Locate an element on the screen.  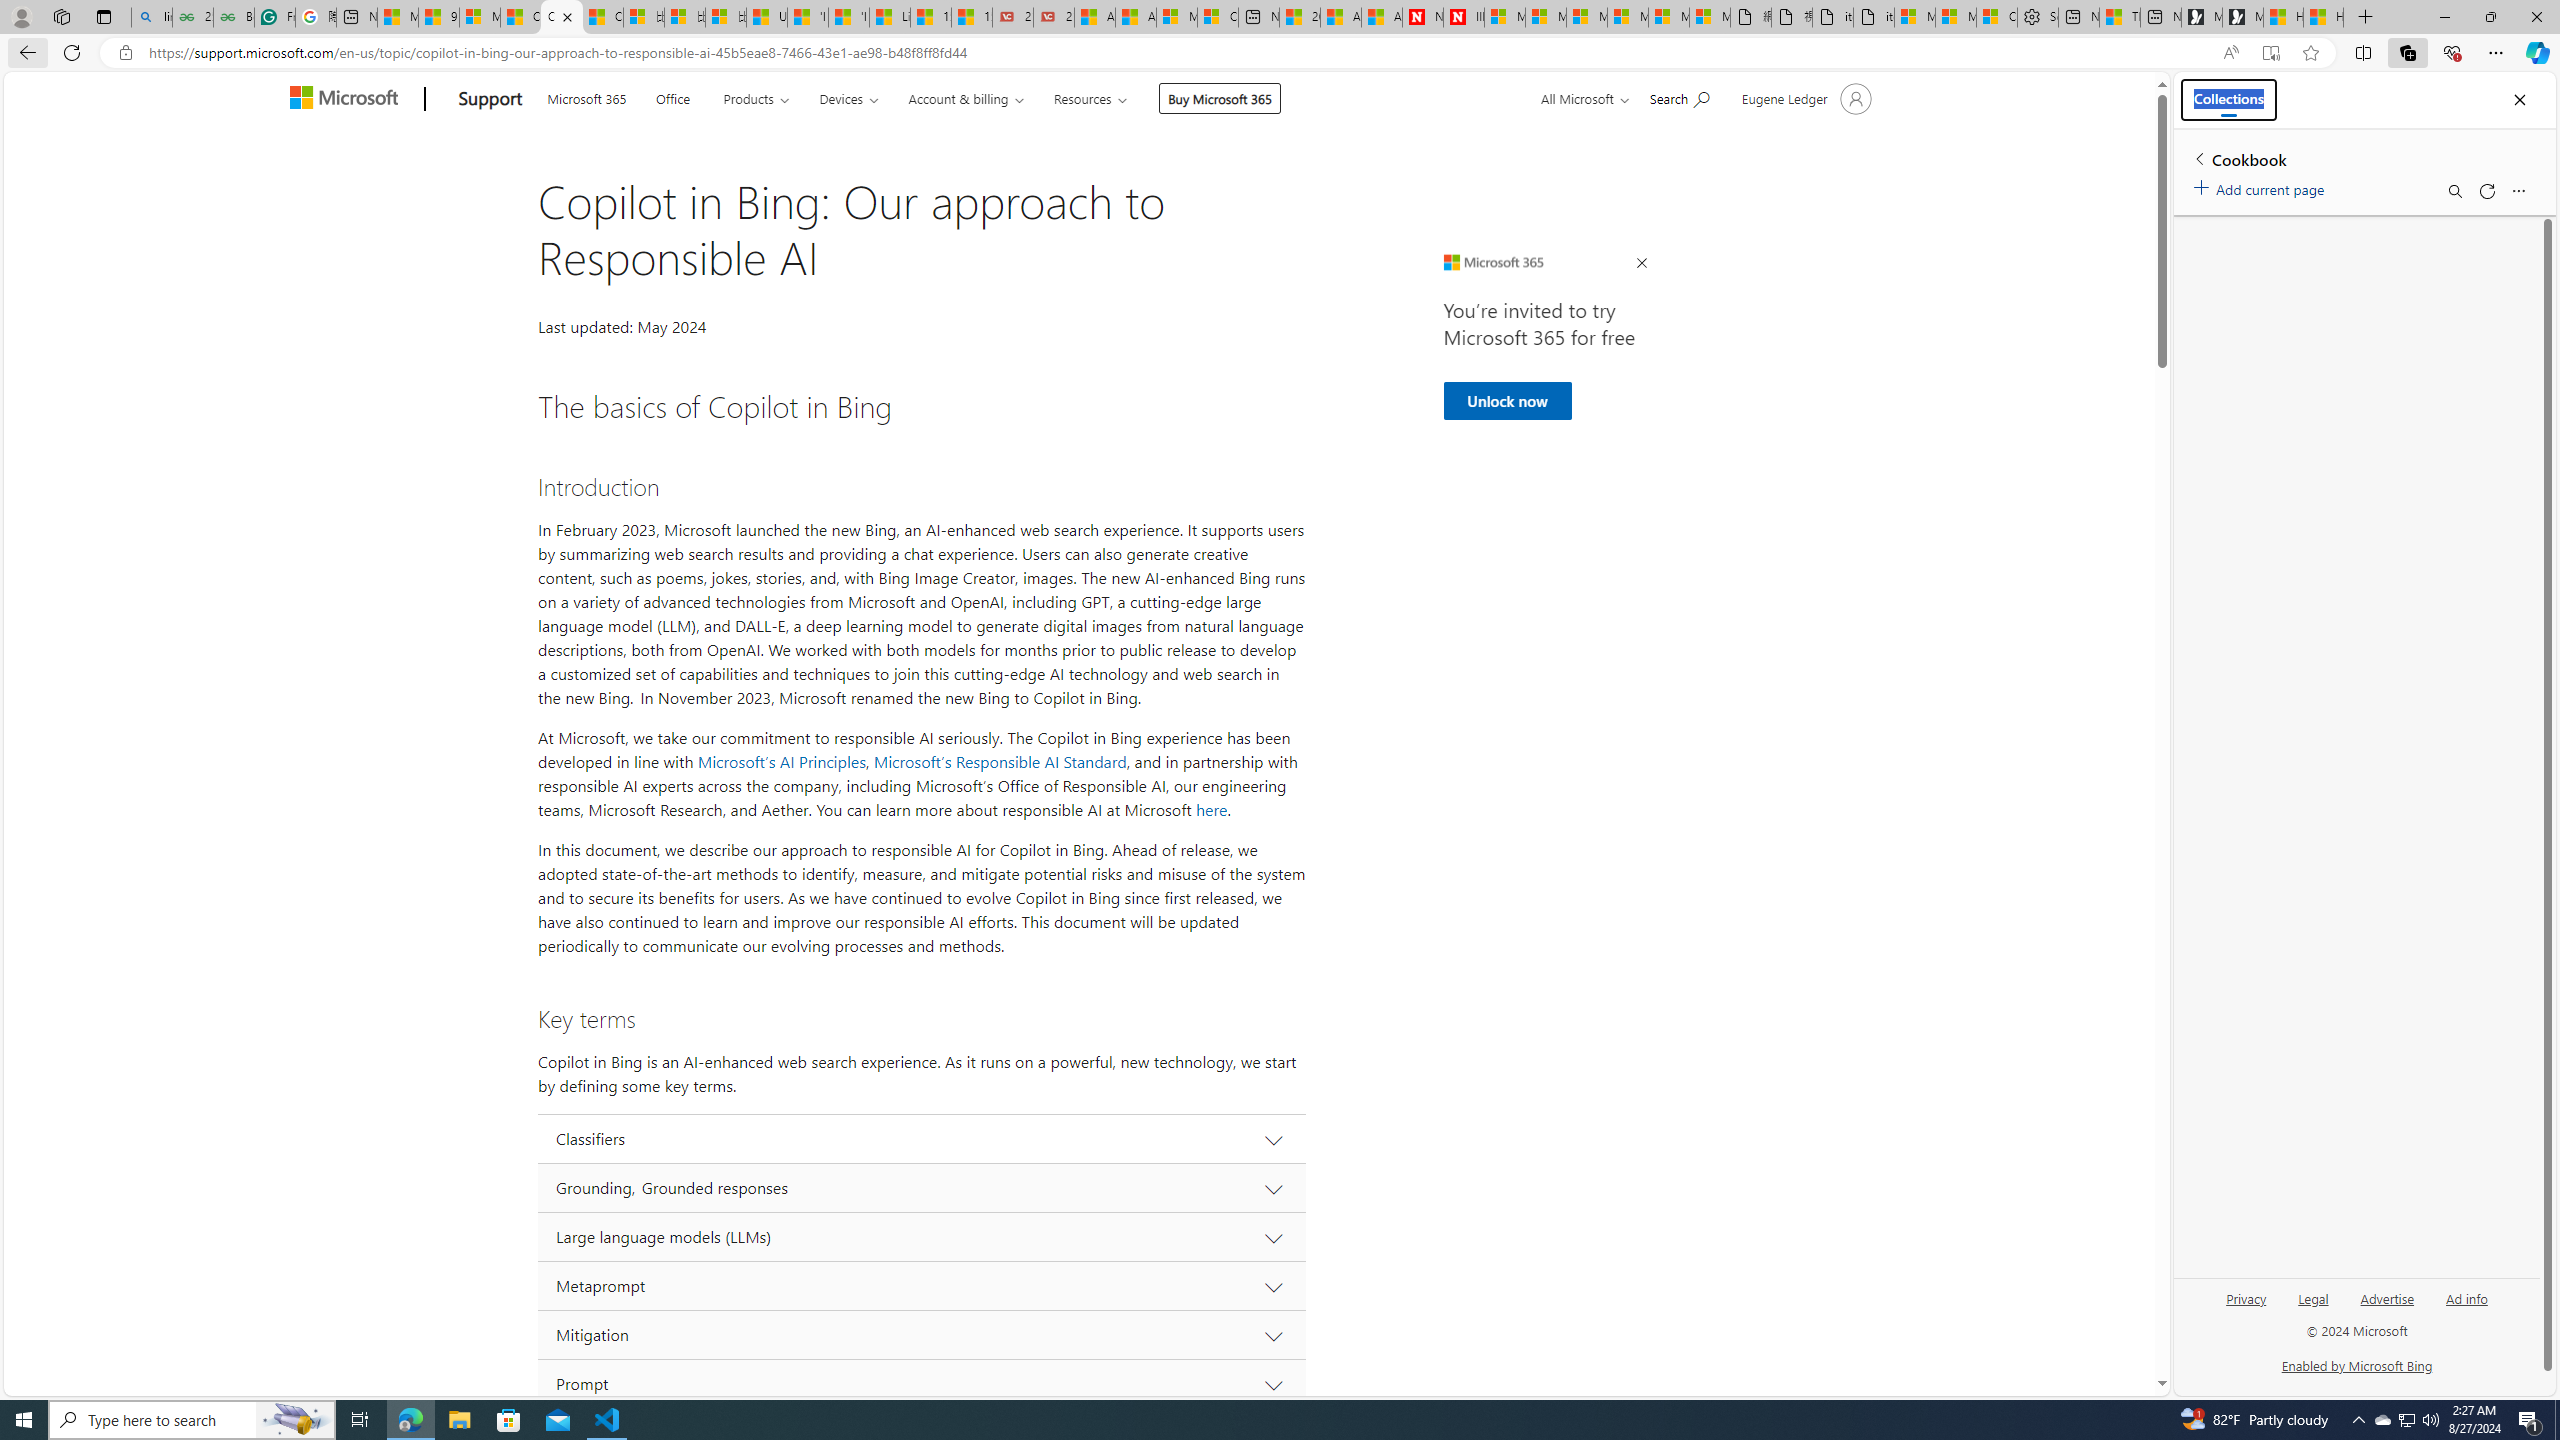
'Ad info' is located at coordinates (2466, 1305).